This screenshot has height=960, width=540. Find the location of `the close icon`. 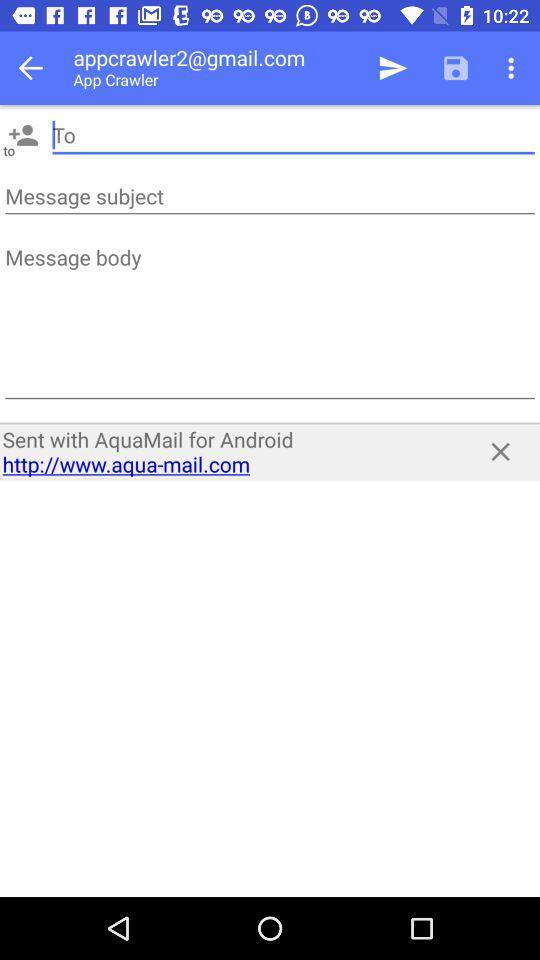

the close icon is located at coordinates (499, 451).